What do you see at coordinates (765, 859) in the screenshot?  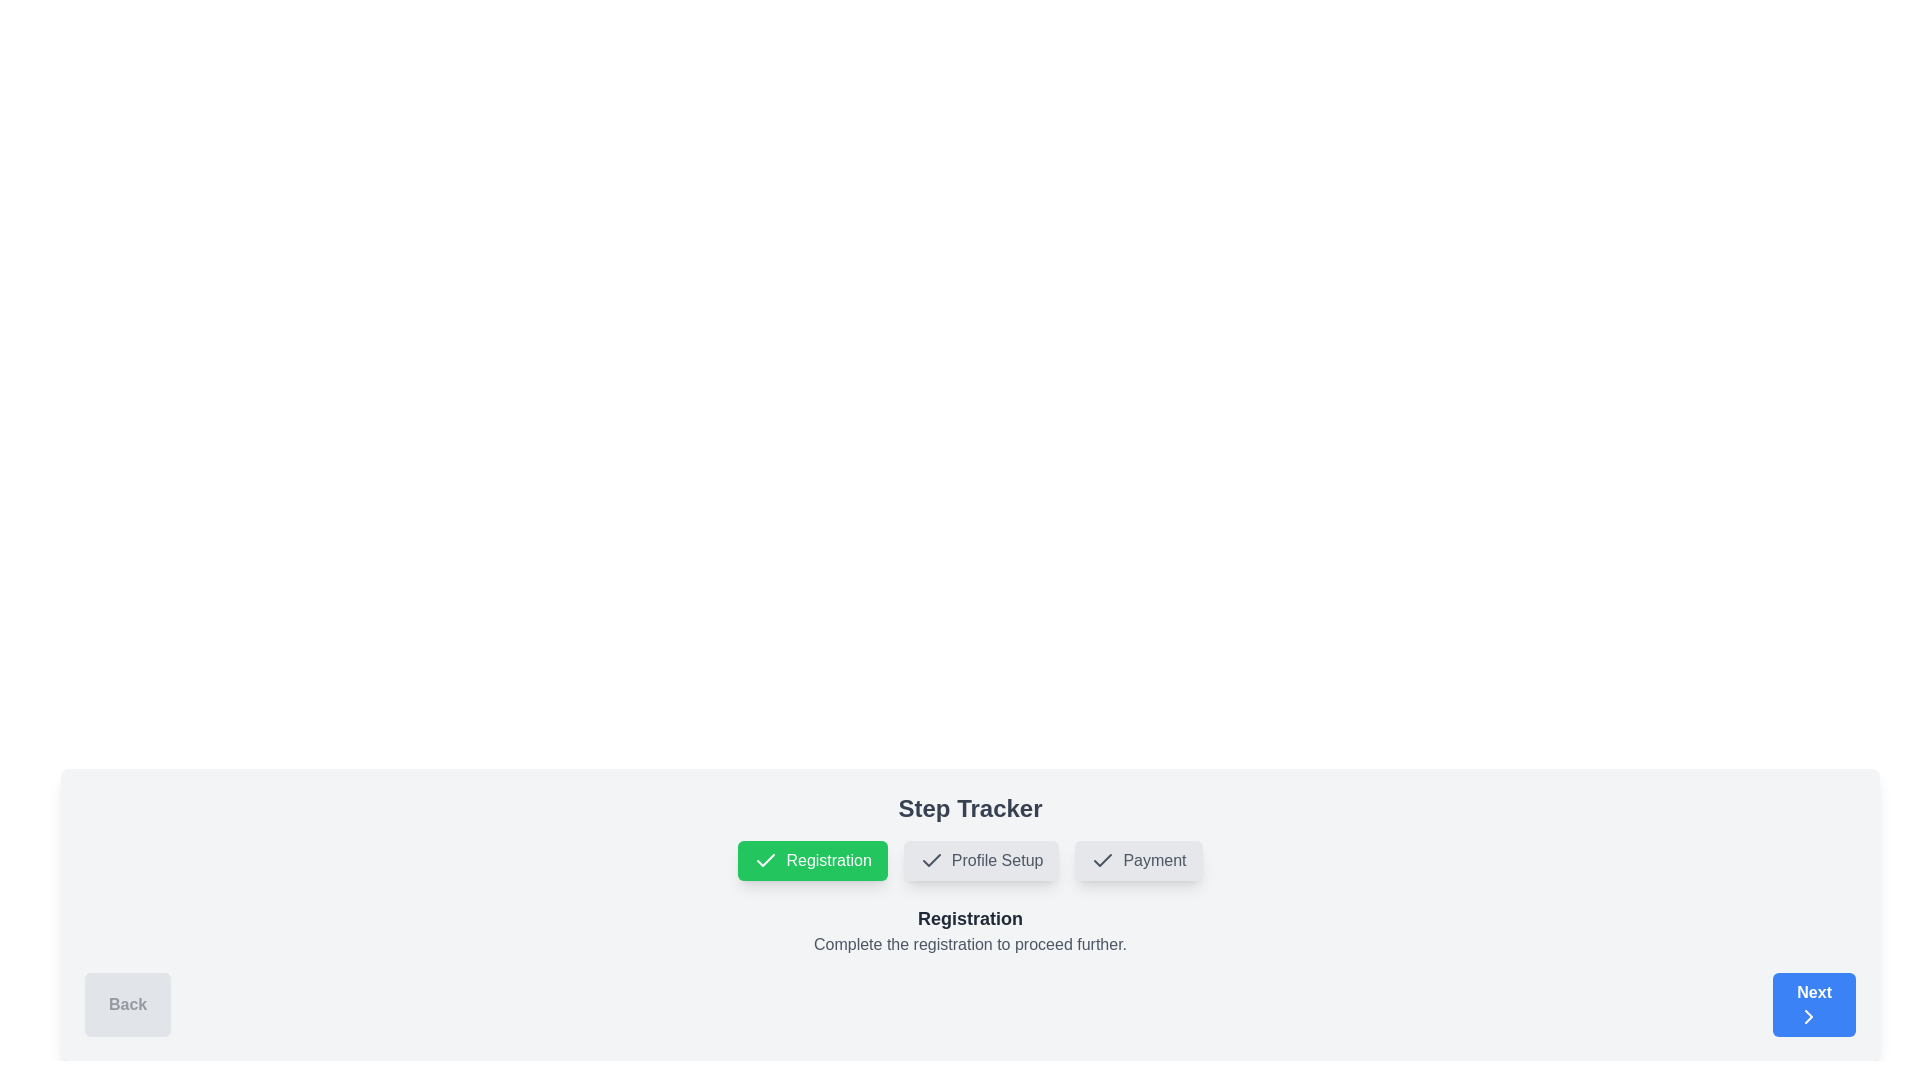 I see `the visual feedback of the checkmark icon, which is styled with a bold, rounded stroke and located within a green rounded rectangle next to the text 'Registration'. This icon indicates successful completion or activation in the step tracker layout` at bounding box center [765, 859].